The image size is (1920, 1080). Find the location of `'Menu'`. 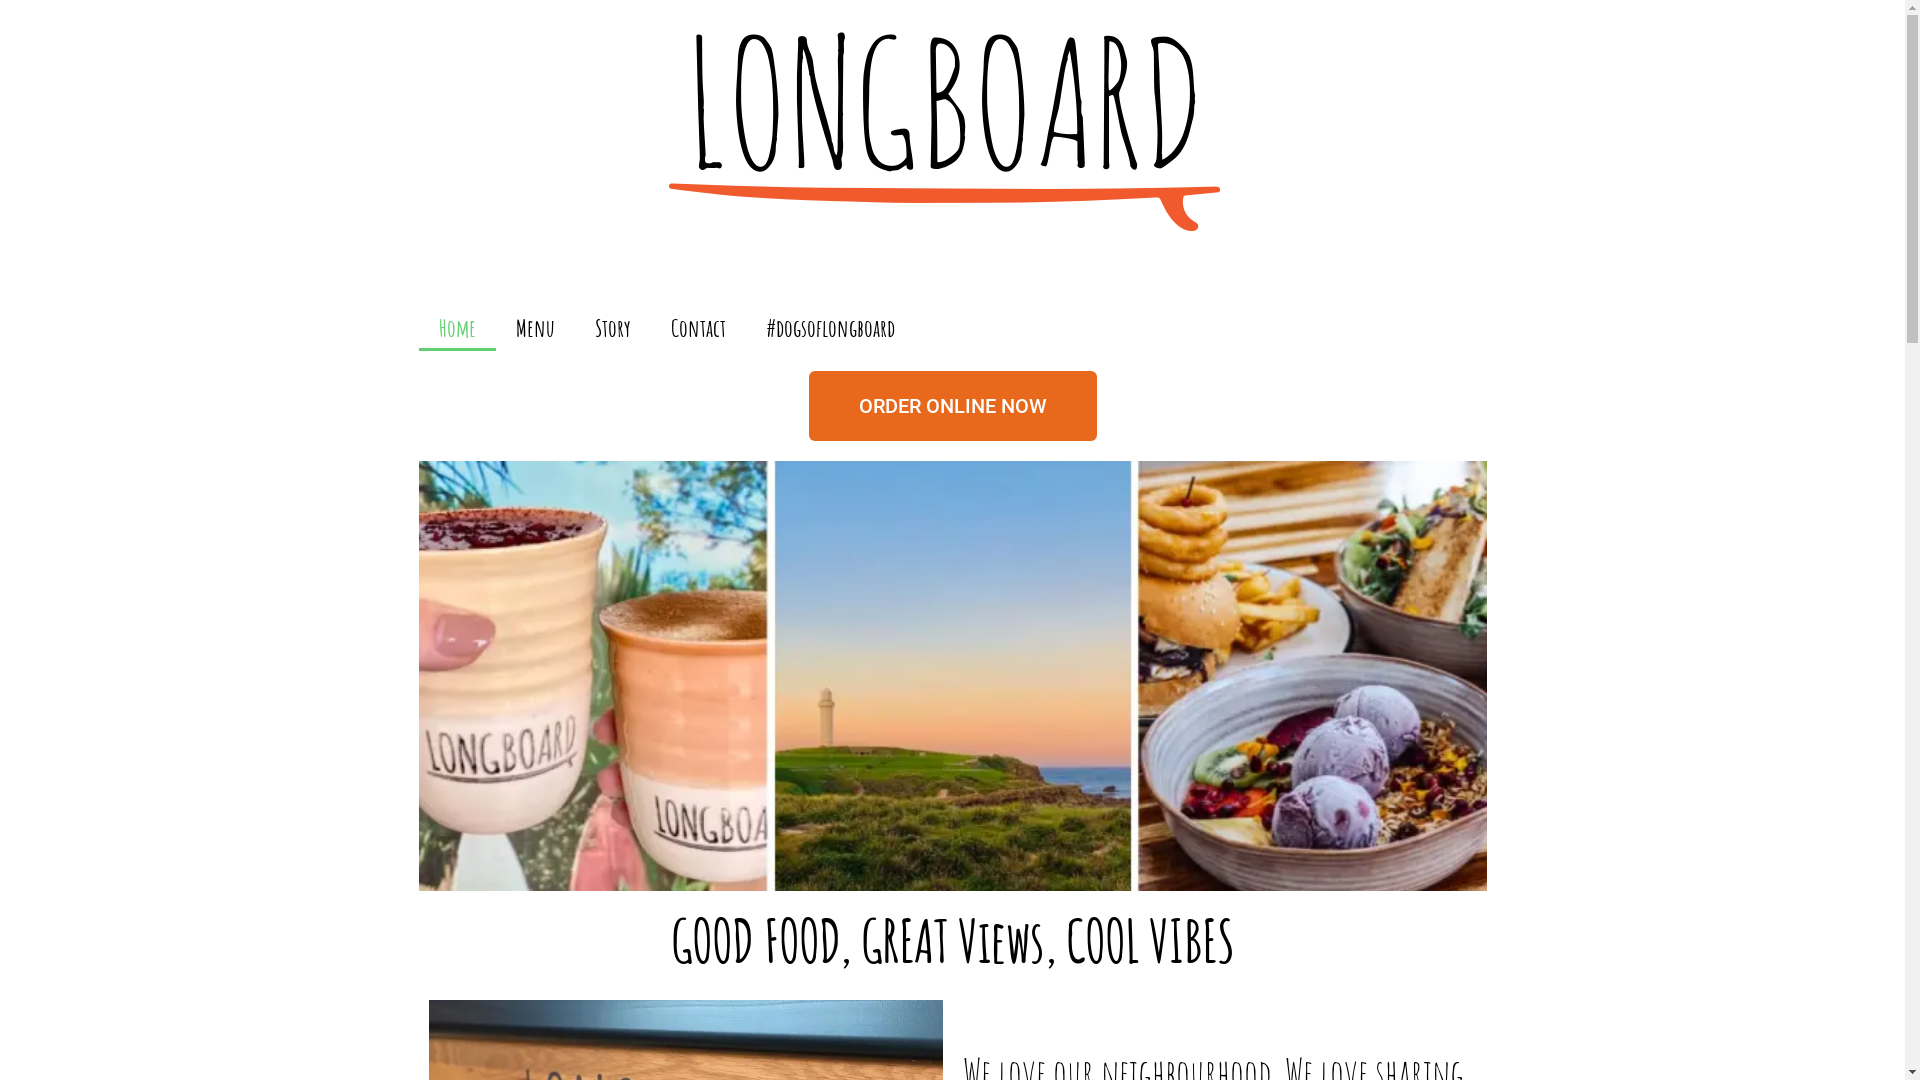

'Menu' is located at coordinates (535, 326).